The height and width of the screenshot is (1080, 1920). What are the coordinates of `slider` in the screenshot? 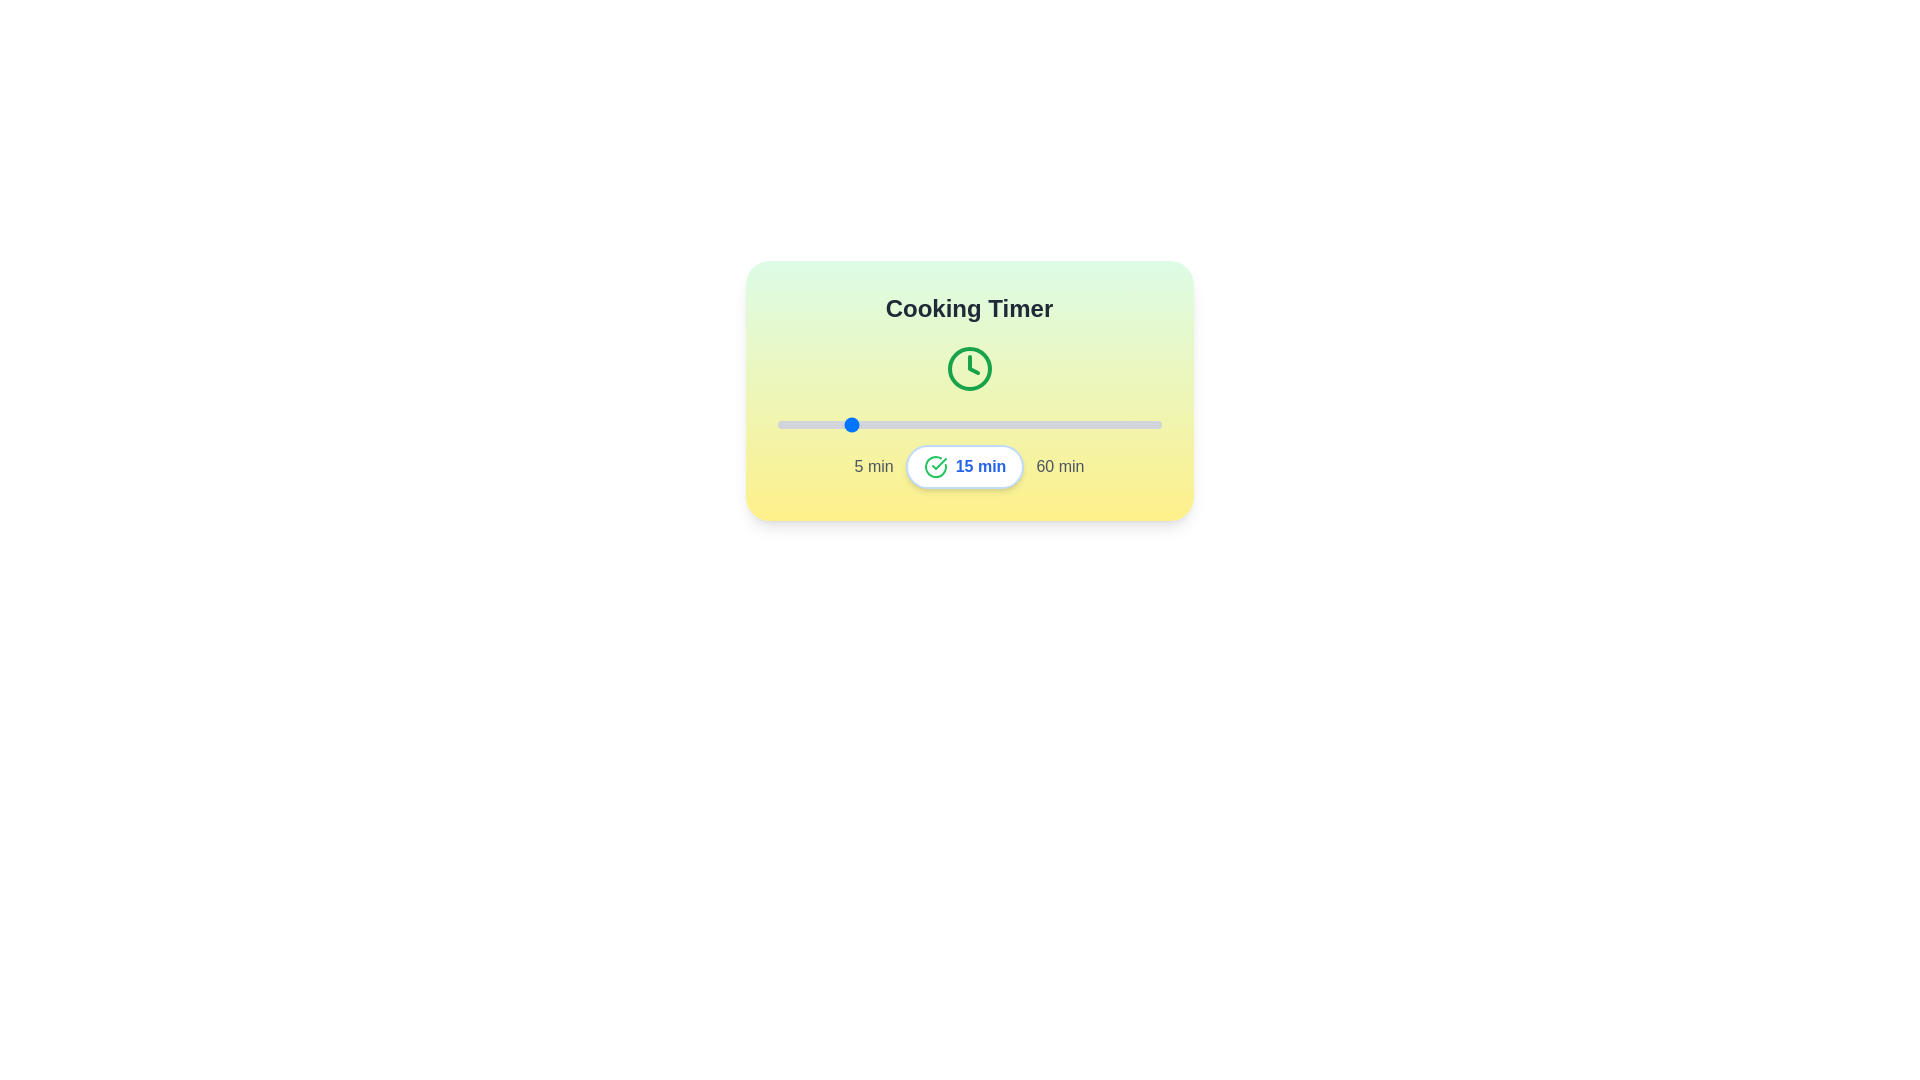 It's located at (881, 423).